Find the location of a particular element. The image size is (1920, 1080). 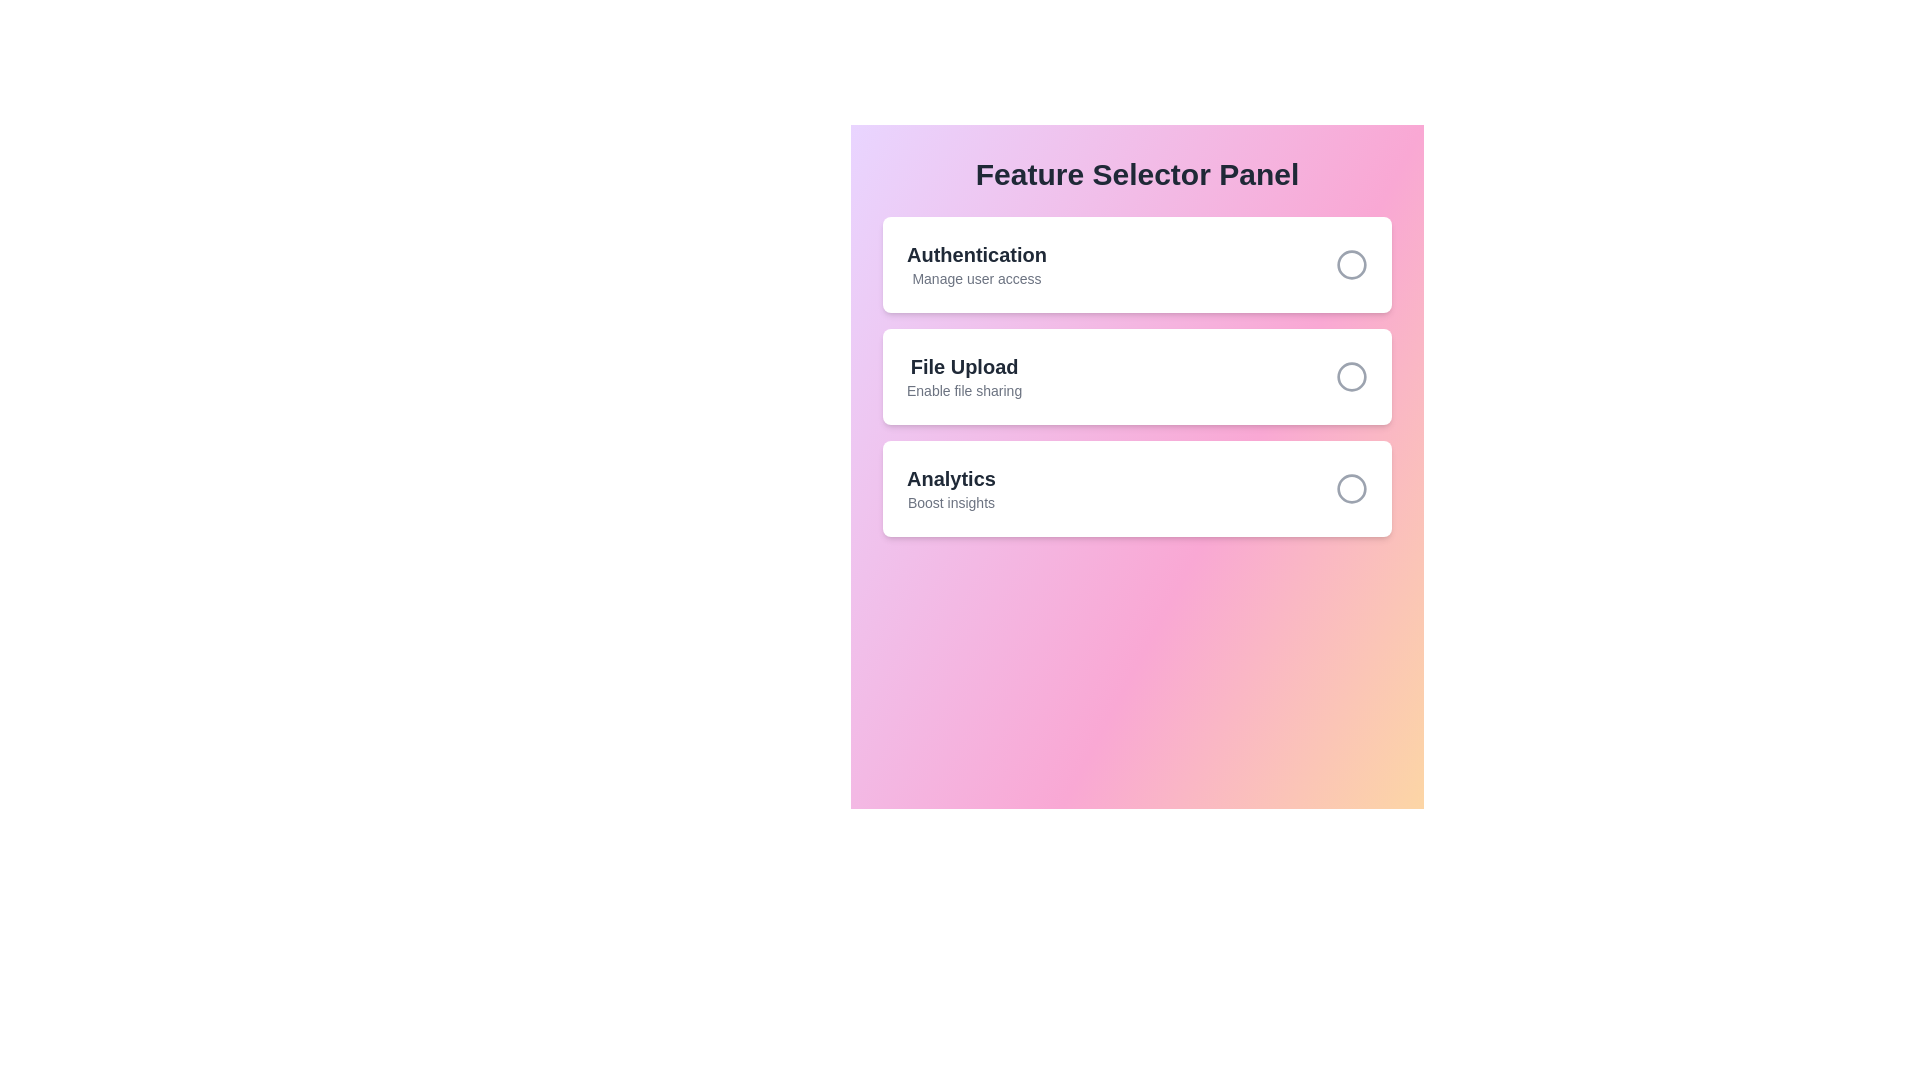

the feature card labeled File Upload is located at coordinates (1137, 377).